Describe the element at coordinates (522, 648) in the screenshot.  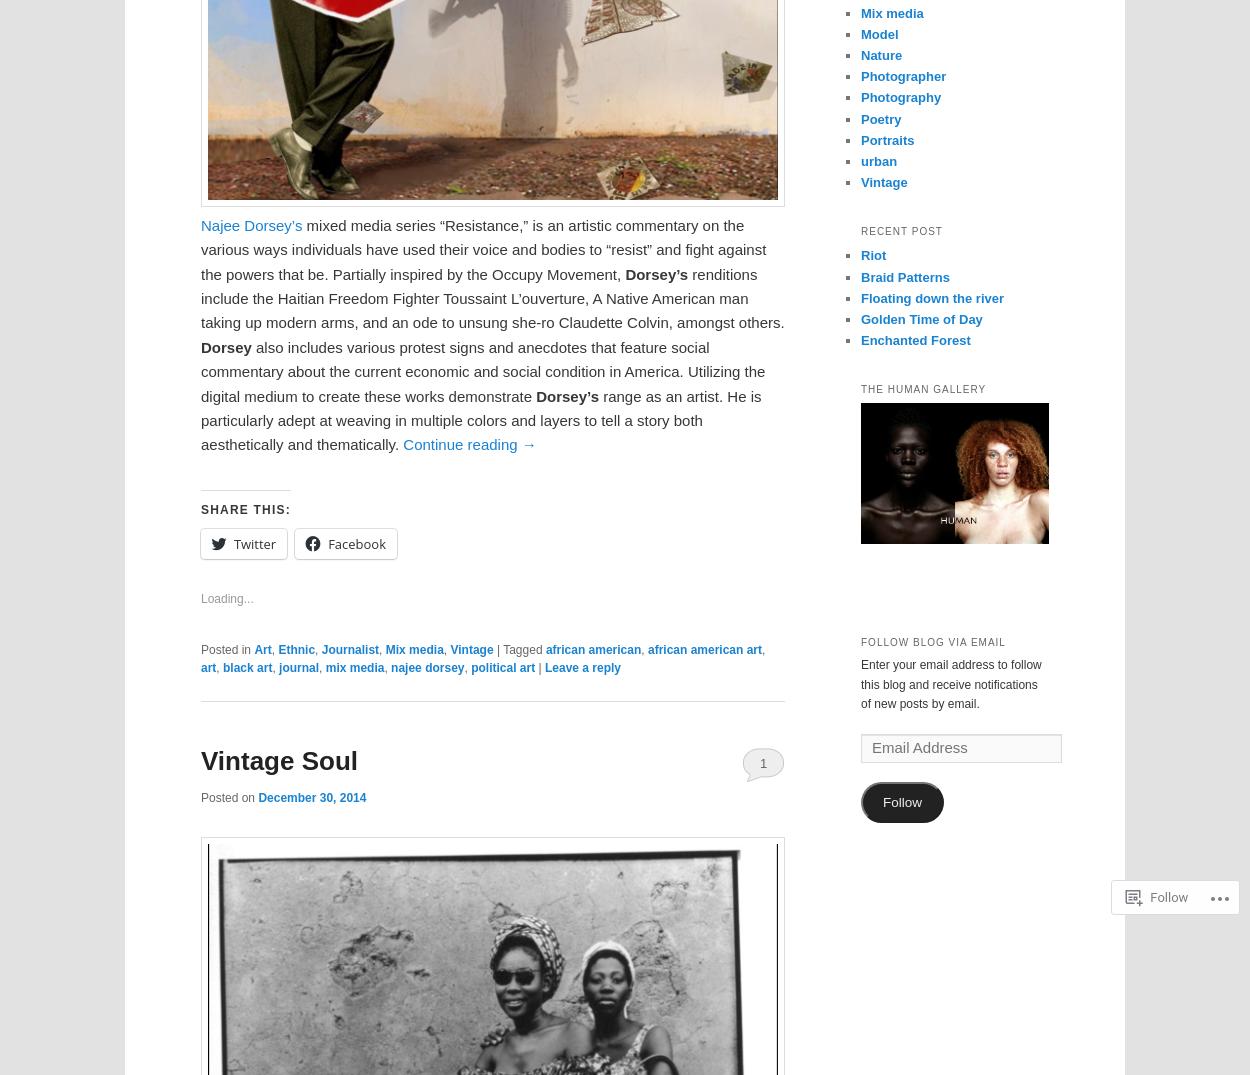
I see `'Tagged'` at that location.